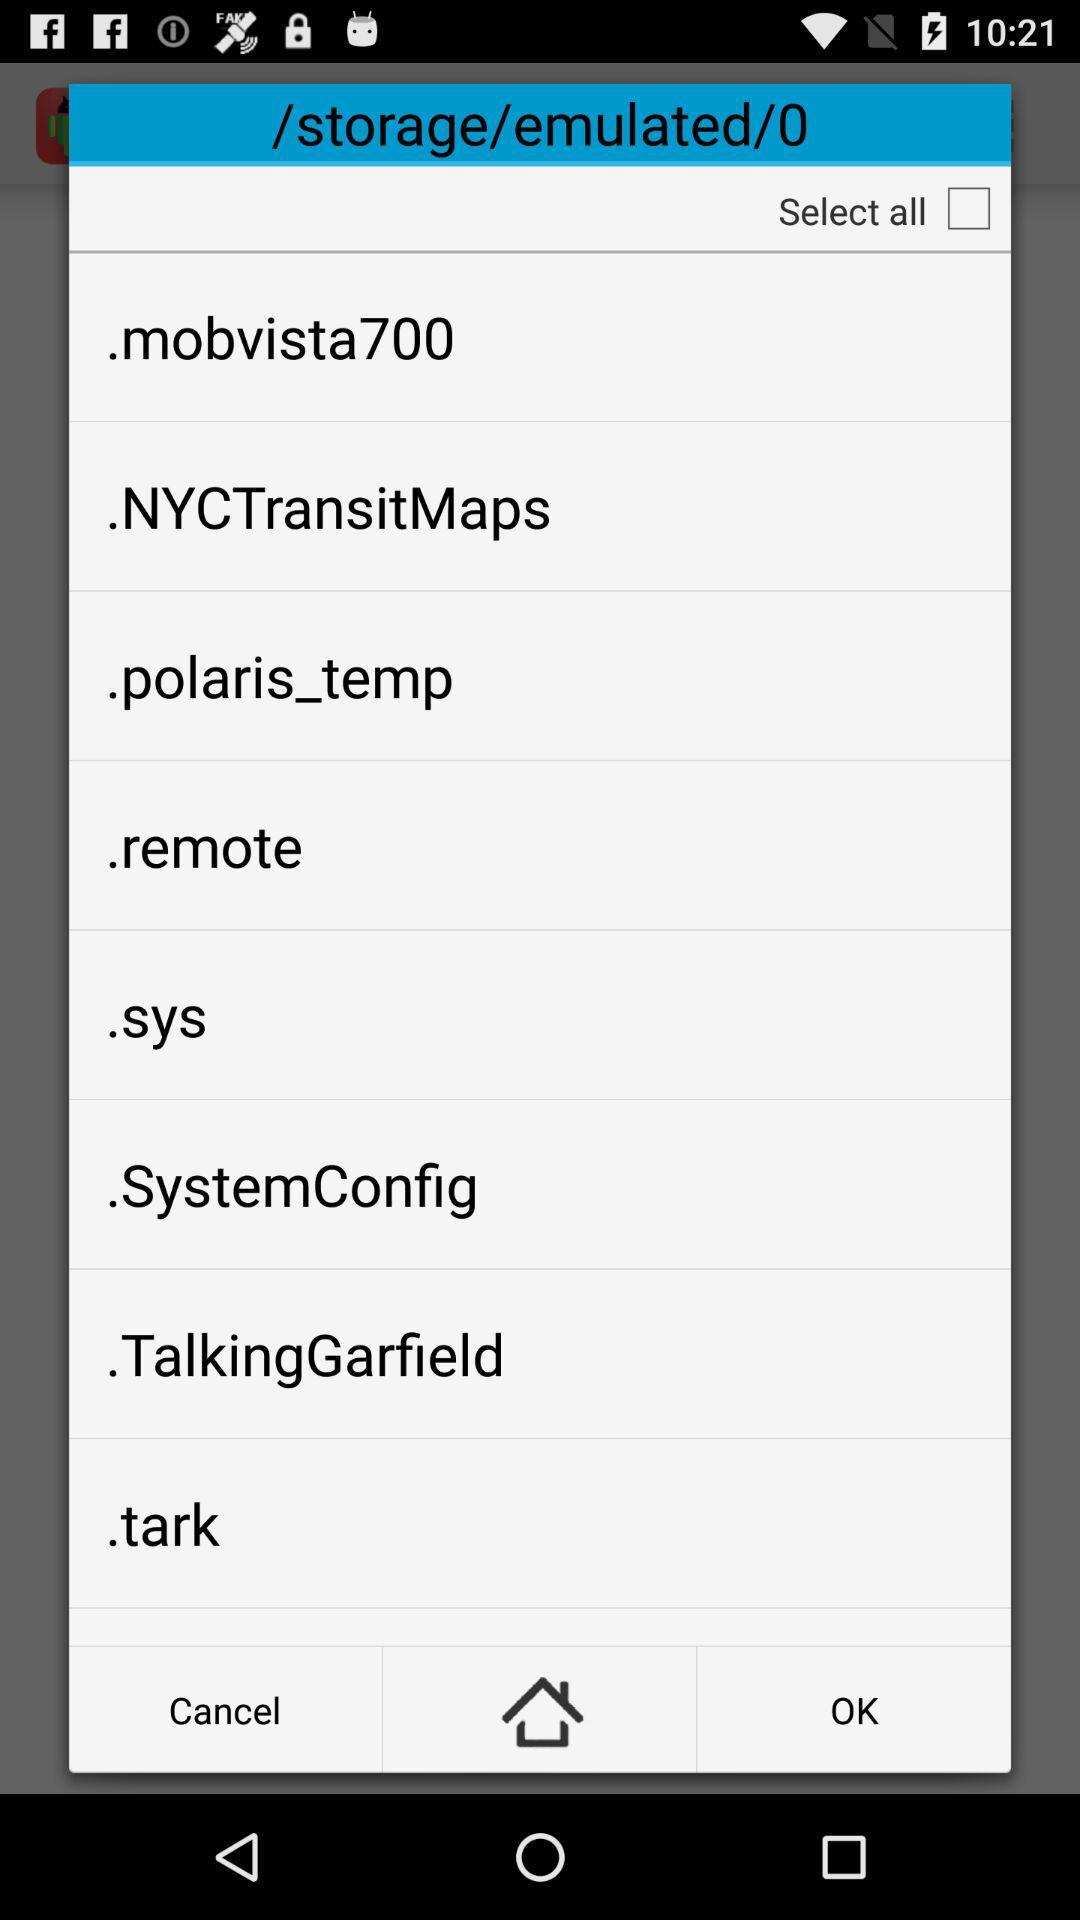  I want to click on app below the .transportext item, so click(225, 1708).